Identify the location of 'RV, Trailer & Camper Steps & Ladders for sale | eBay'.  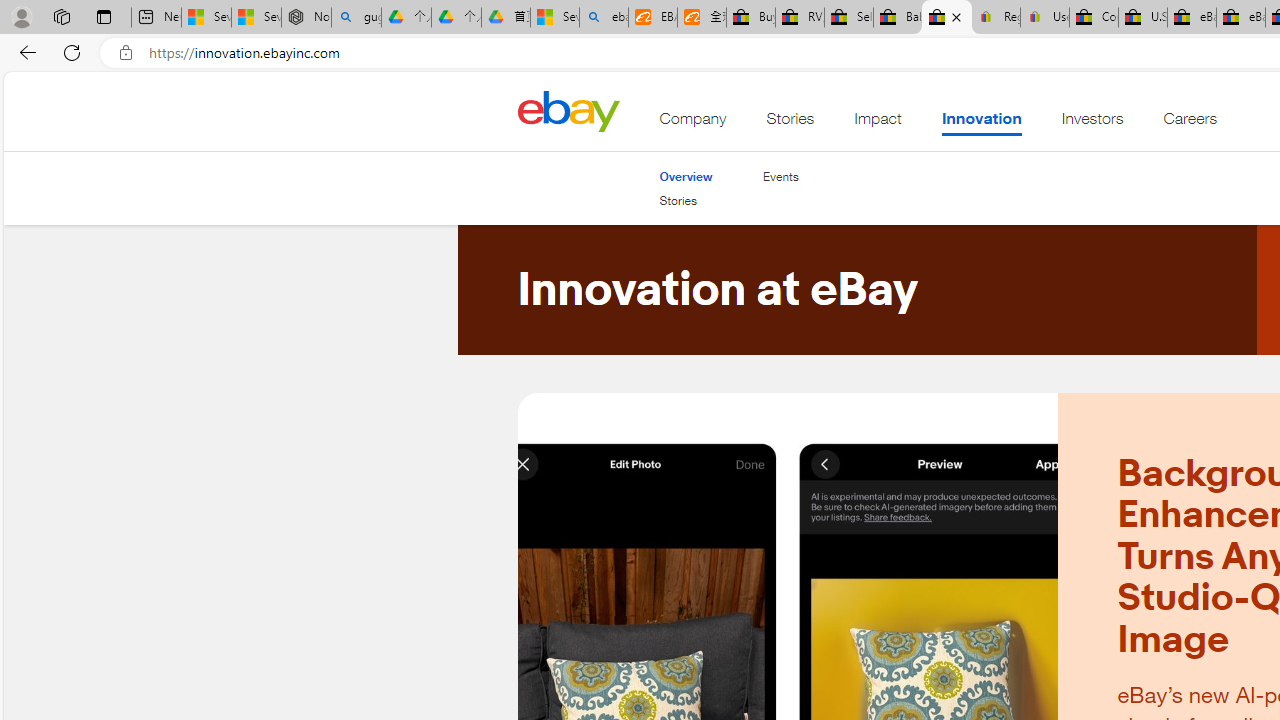
(800, 17).